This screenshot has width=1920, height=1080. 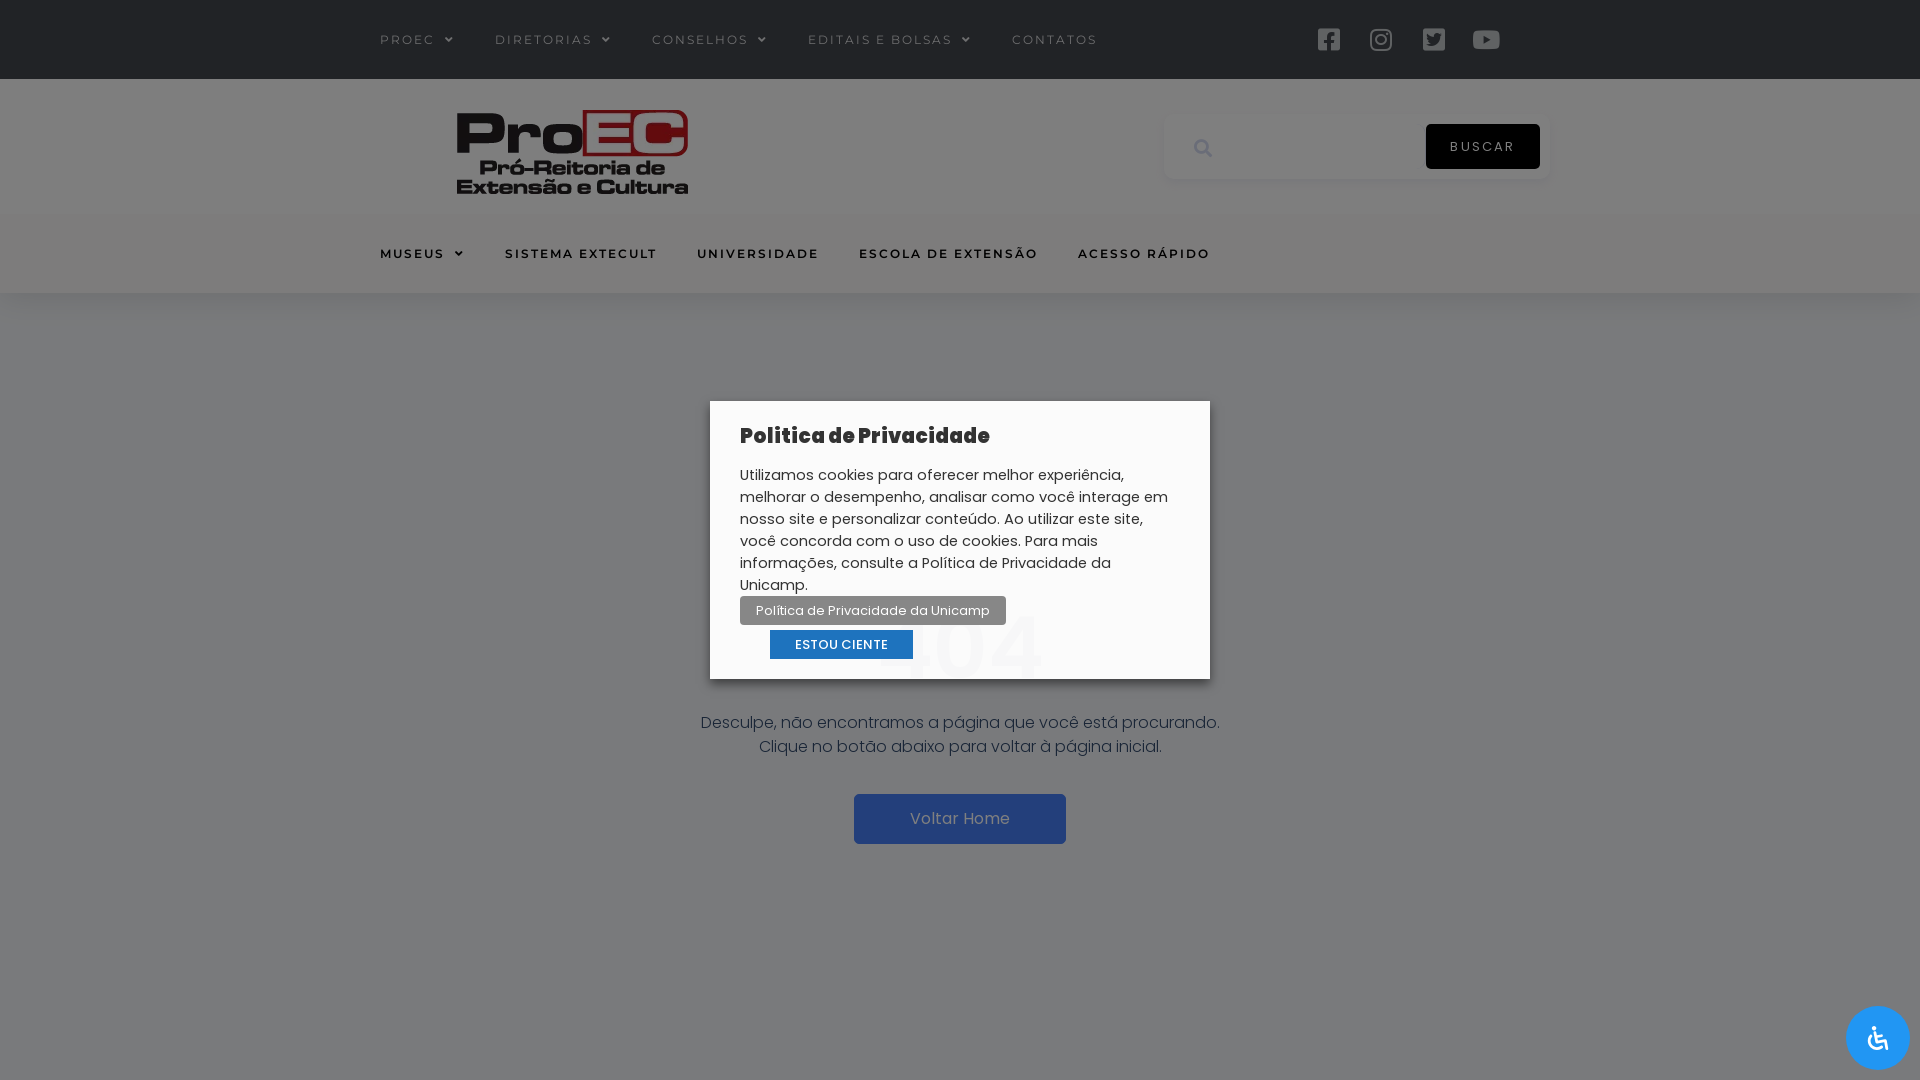 I want to click on 'UNIVERSIDADE', so click(x=757, y=252).